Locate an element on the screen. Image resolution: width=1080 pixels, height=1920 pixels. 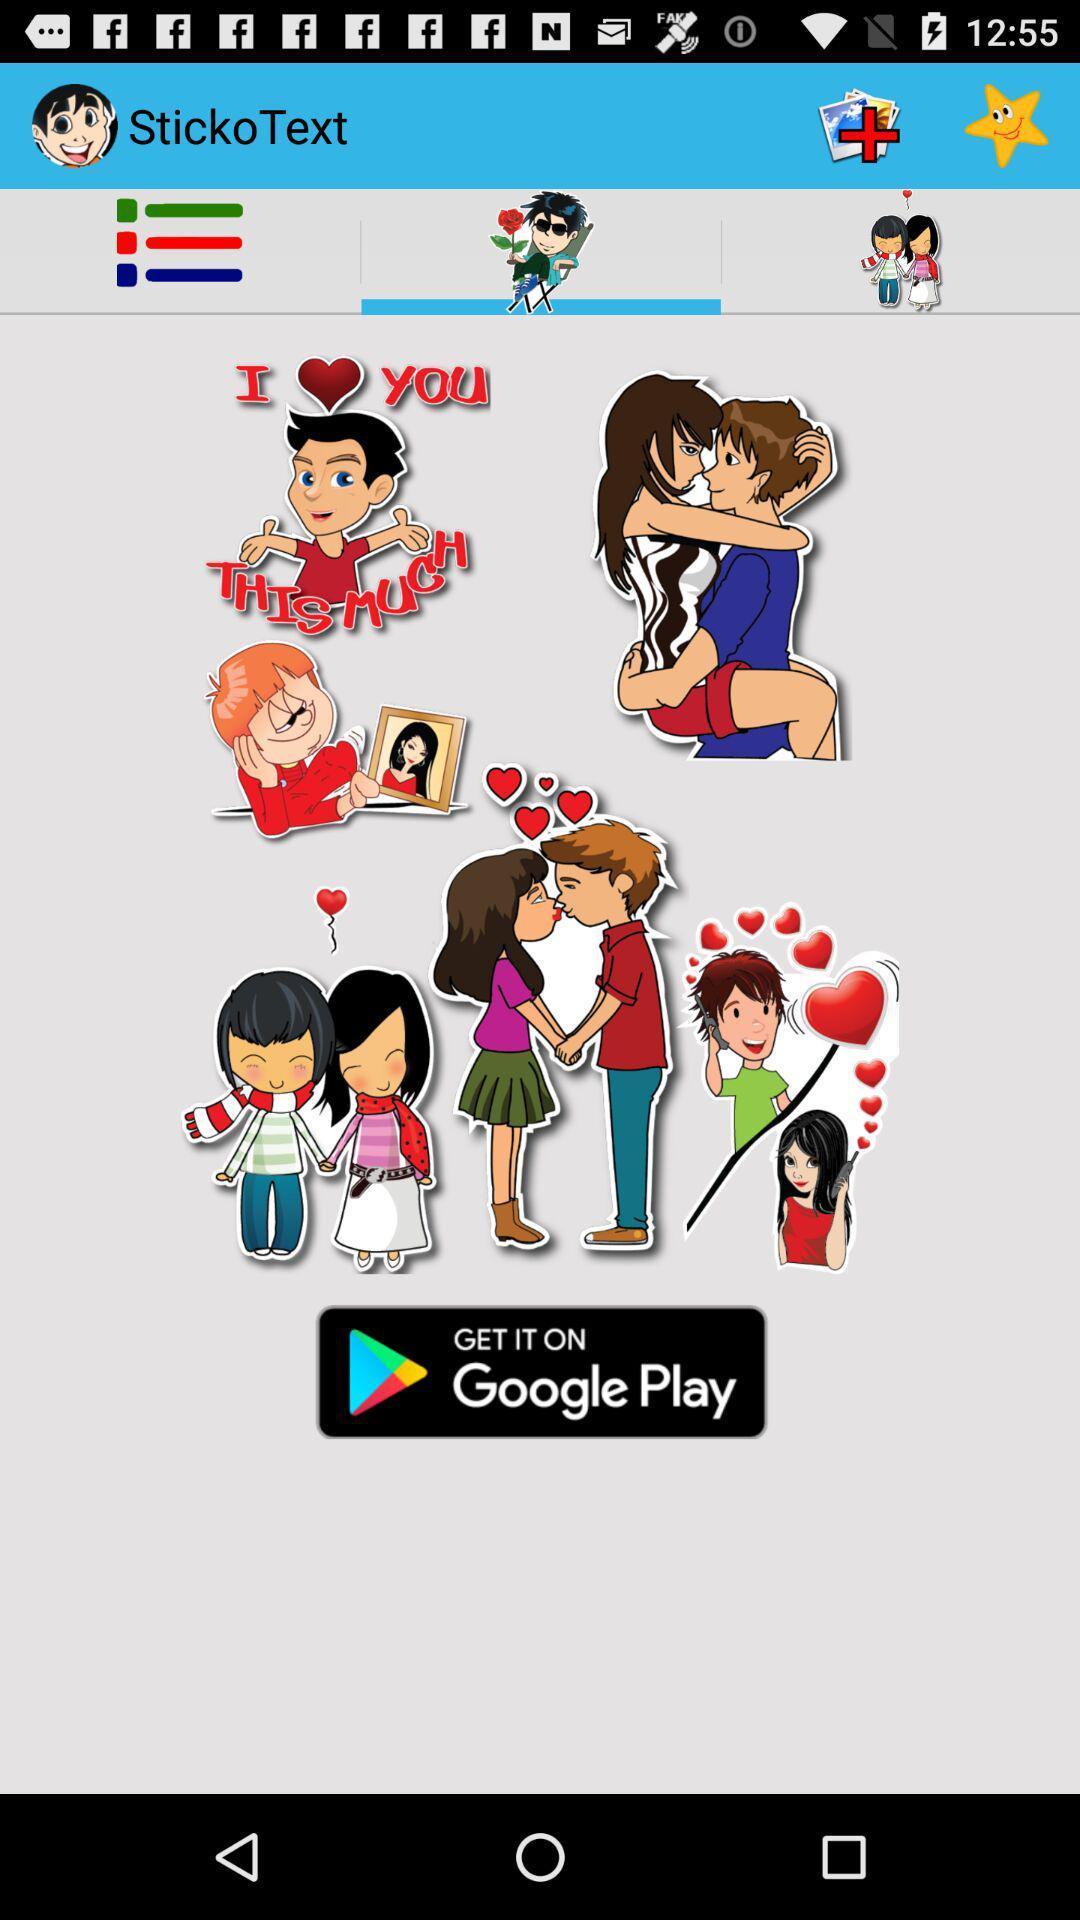
google playstore is located at coordinates (540, 1369).